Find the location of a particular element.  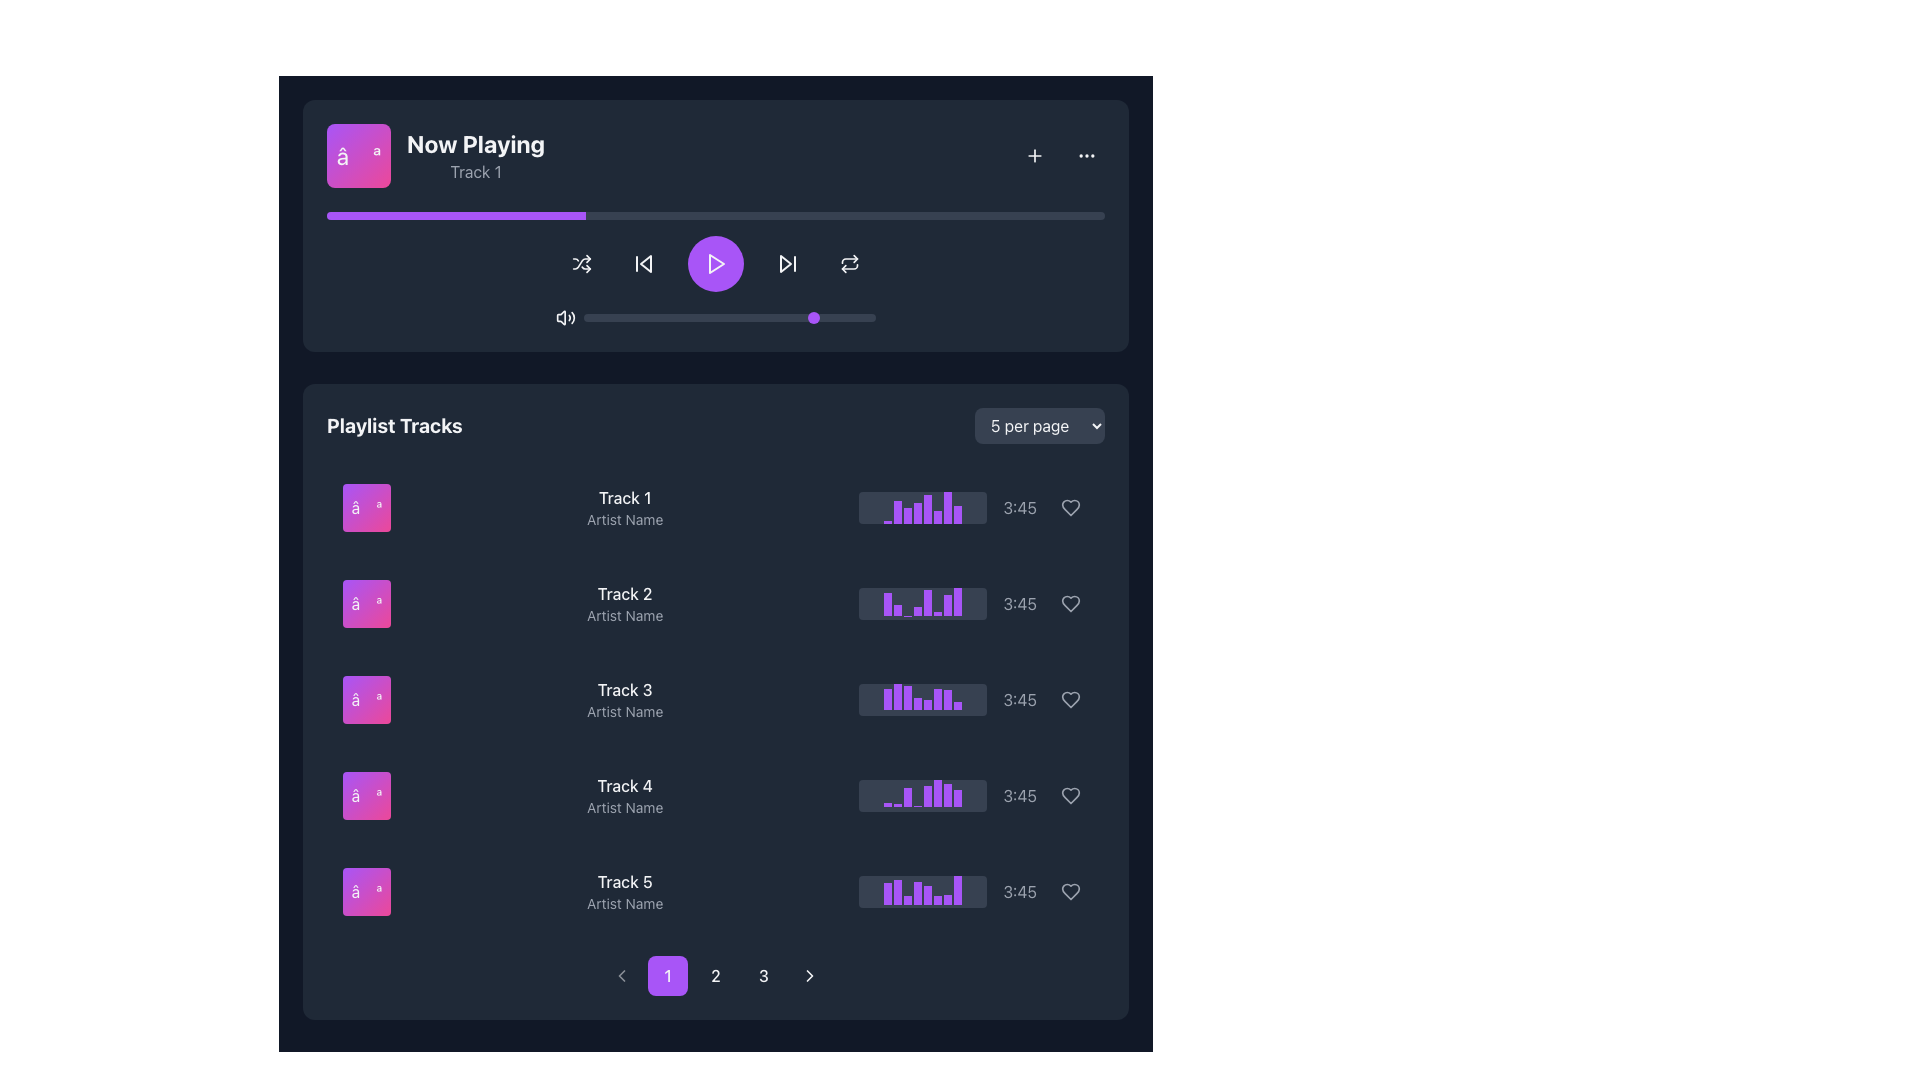

the playback control button located in the middle of the player interface to play or pause the current track is located at coordinates (715, 262).